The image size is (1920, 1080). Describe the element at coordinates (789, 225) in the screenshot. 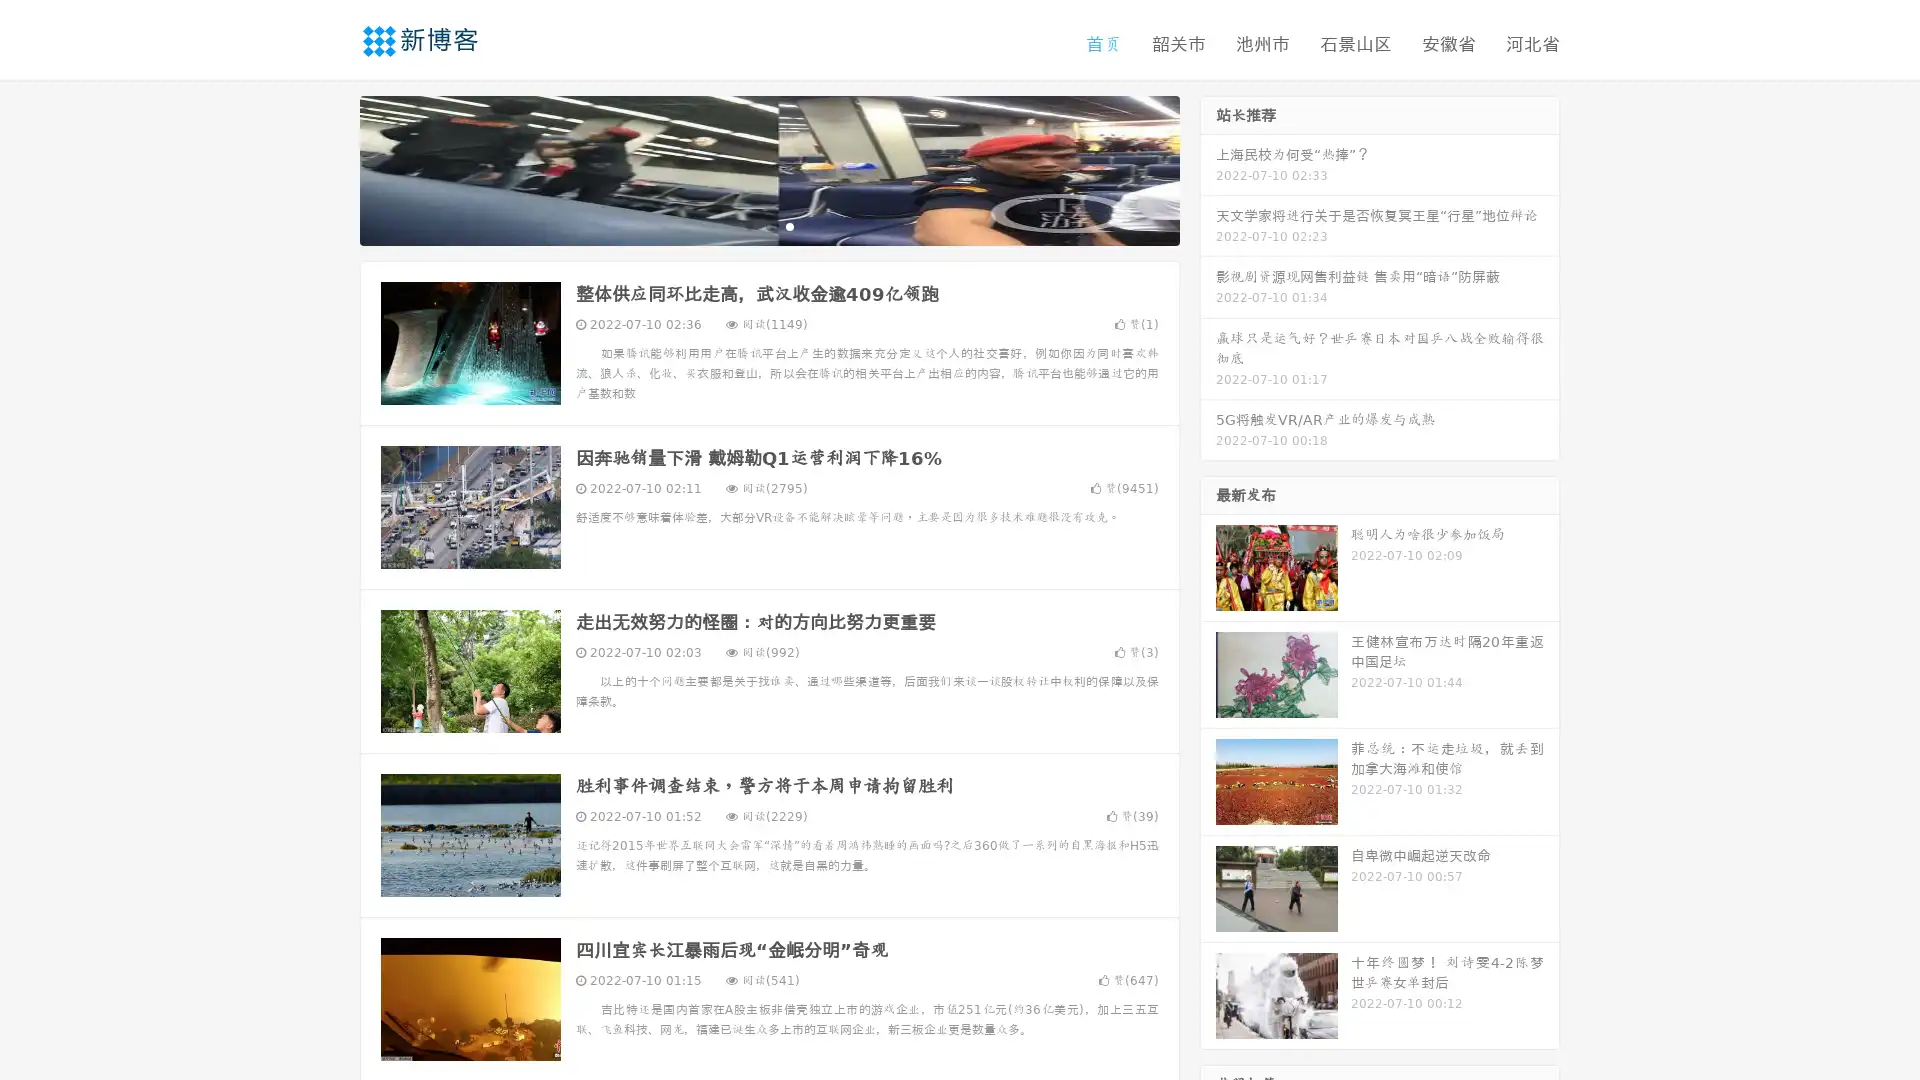

I see `Go to slide 3` at that location.